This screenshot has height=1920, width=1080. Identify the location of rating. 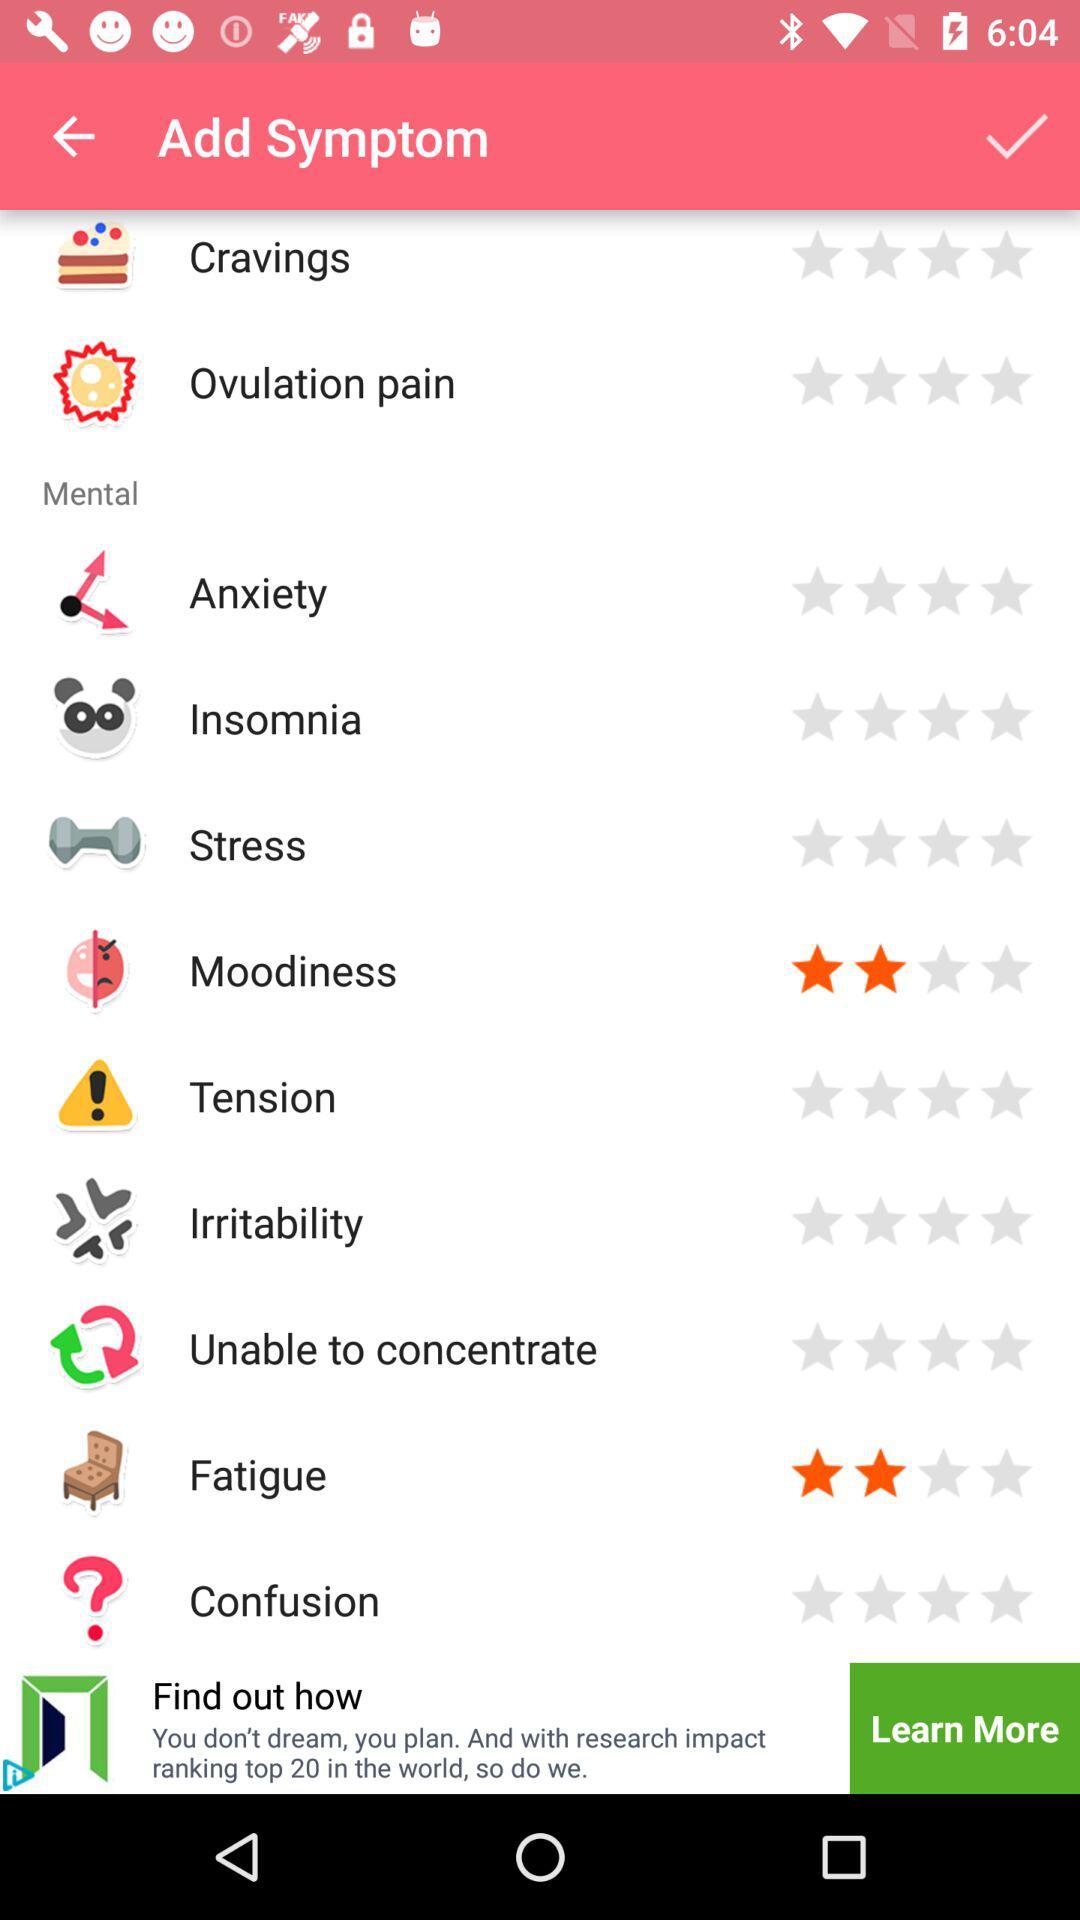
(879, 1598).